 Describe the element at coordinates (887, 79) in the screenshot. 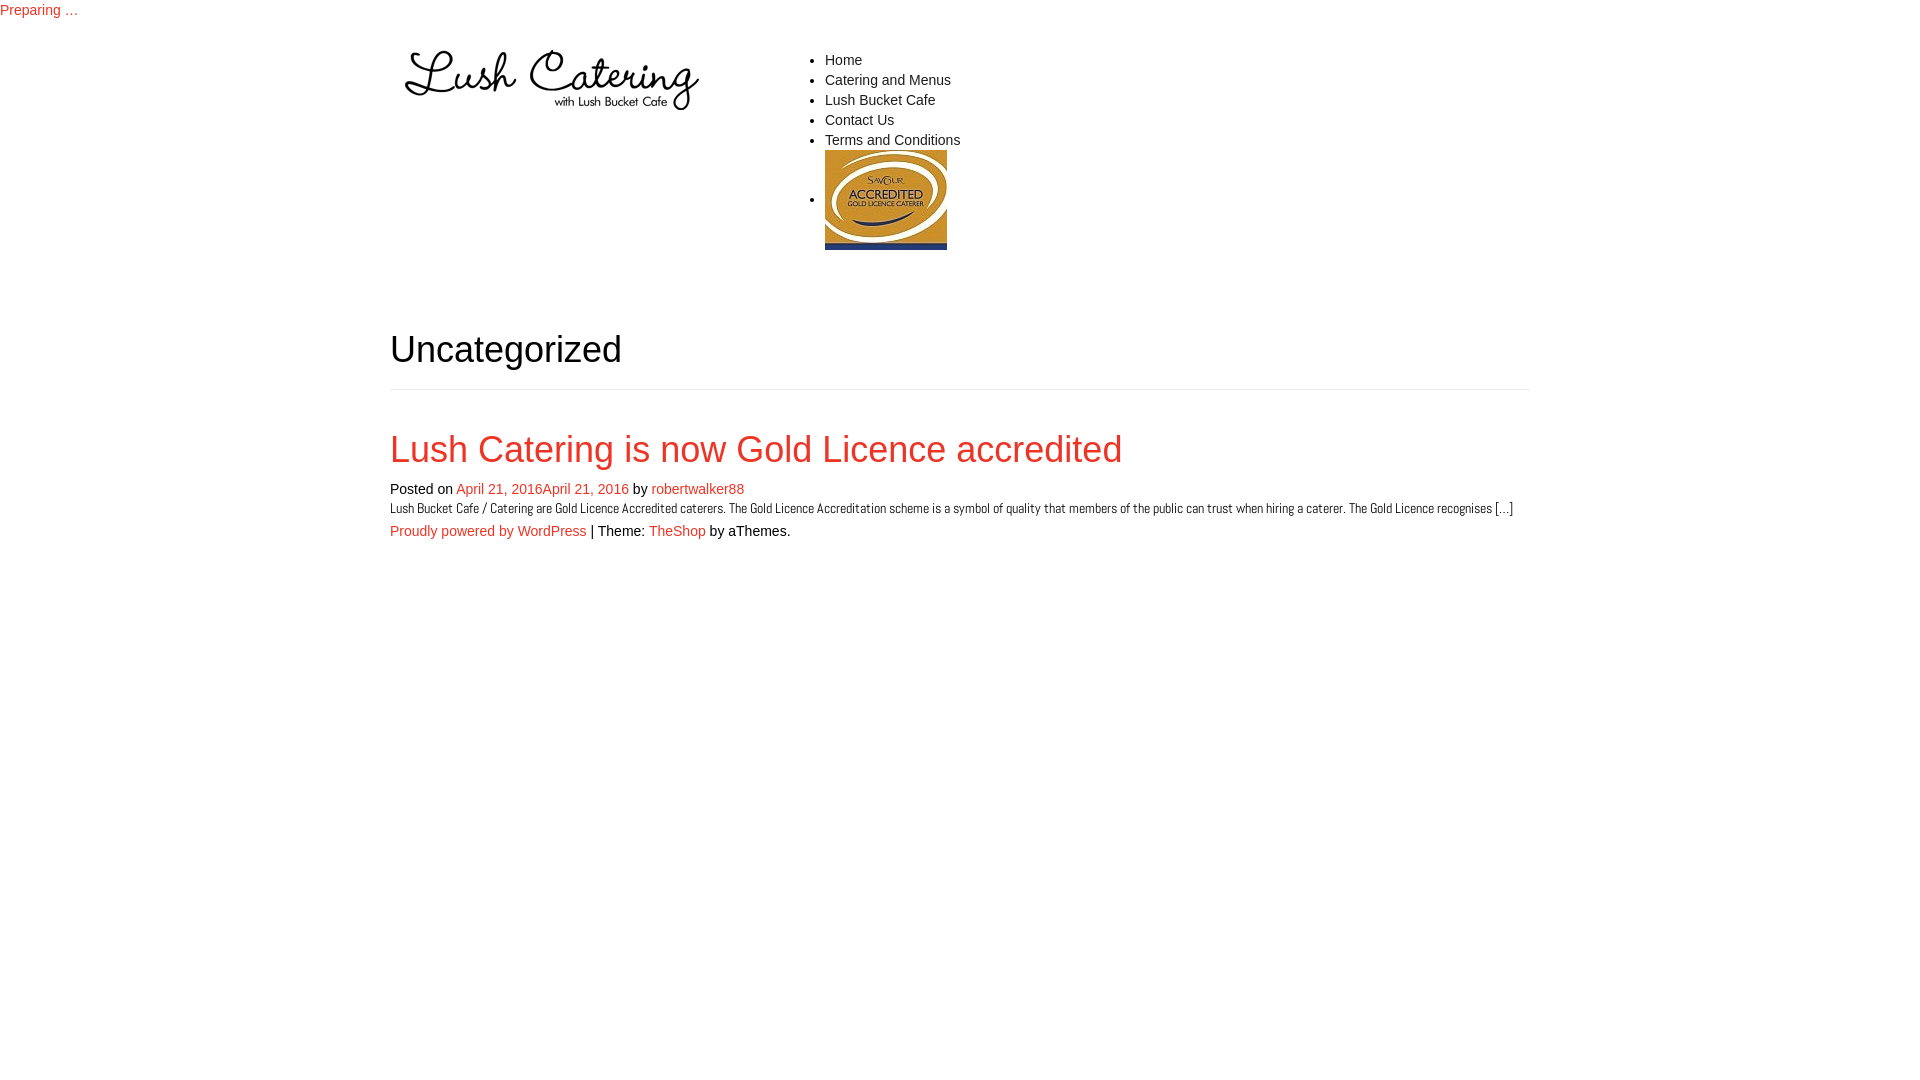

I see `'Catering and Menus'` at that location.